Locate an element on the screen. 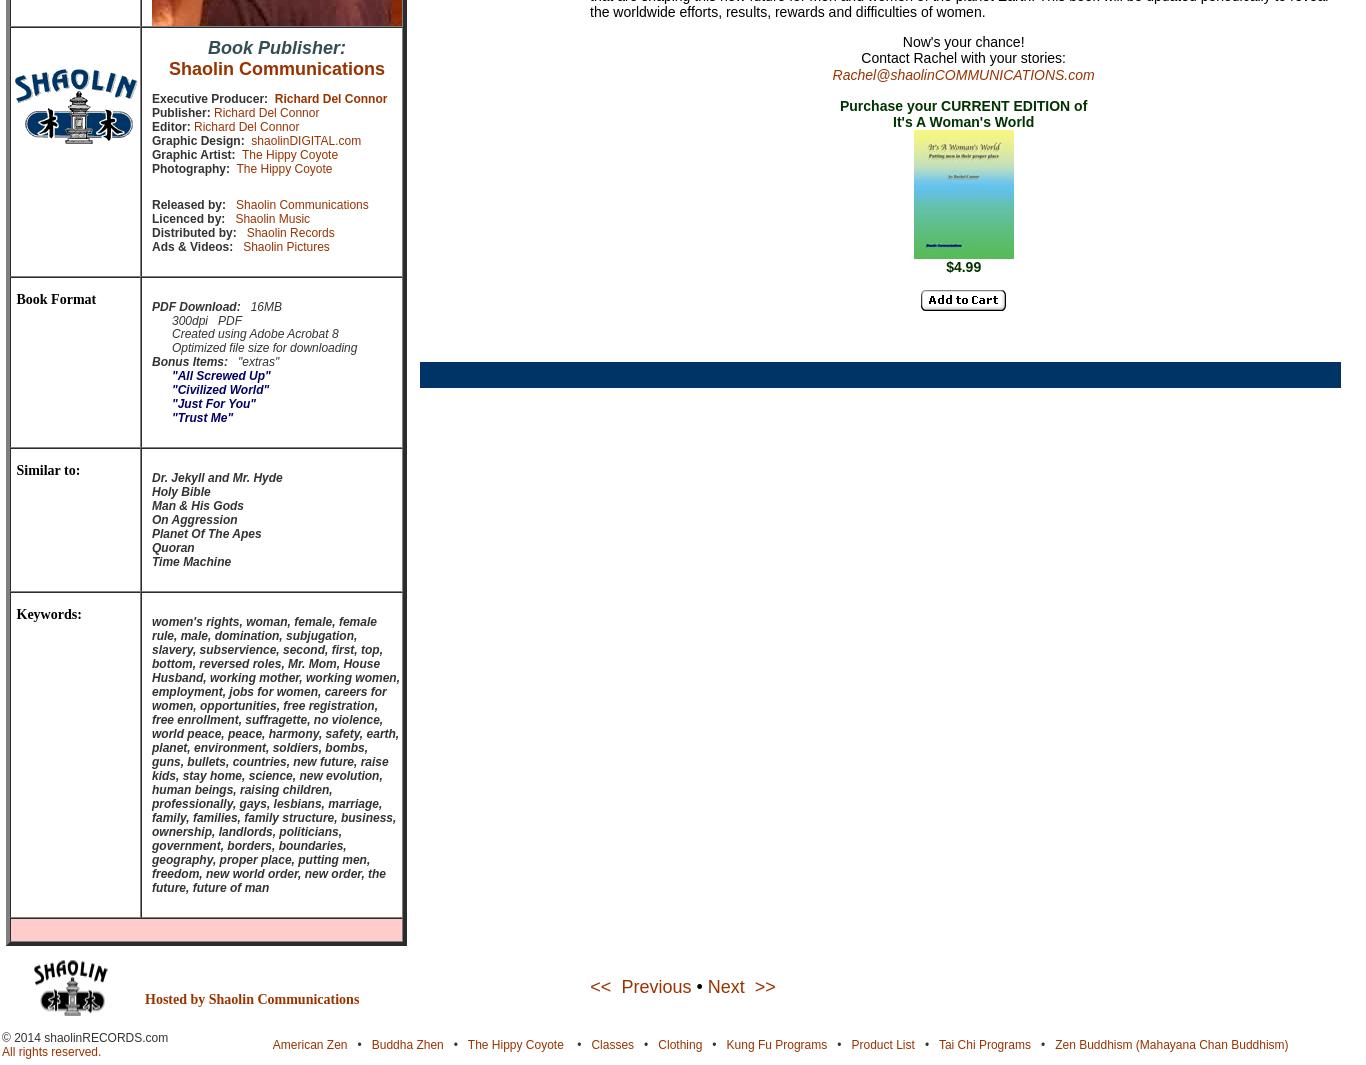  '"Trust Me"' is located at coordinates (191, 417).